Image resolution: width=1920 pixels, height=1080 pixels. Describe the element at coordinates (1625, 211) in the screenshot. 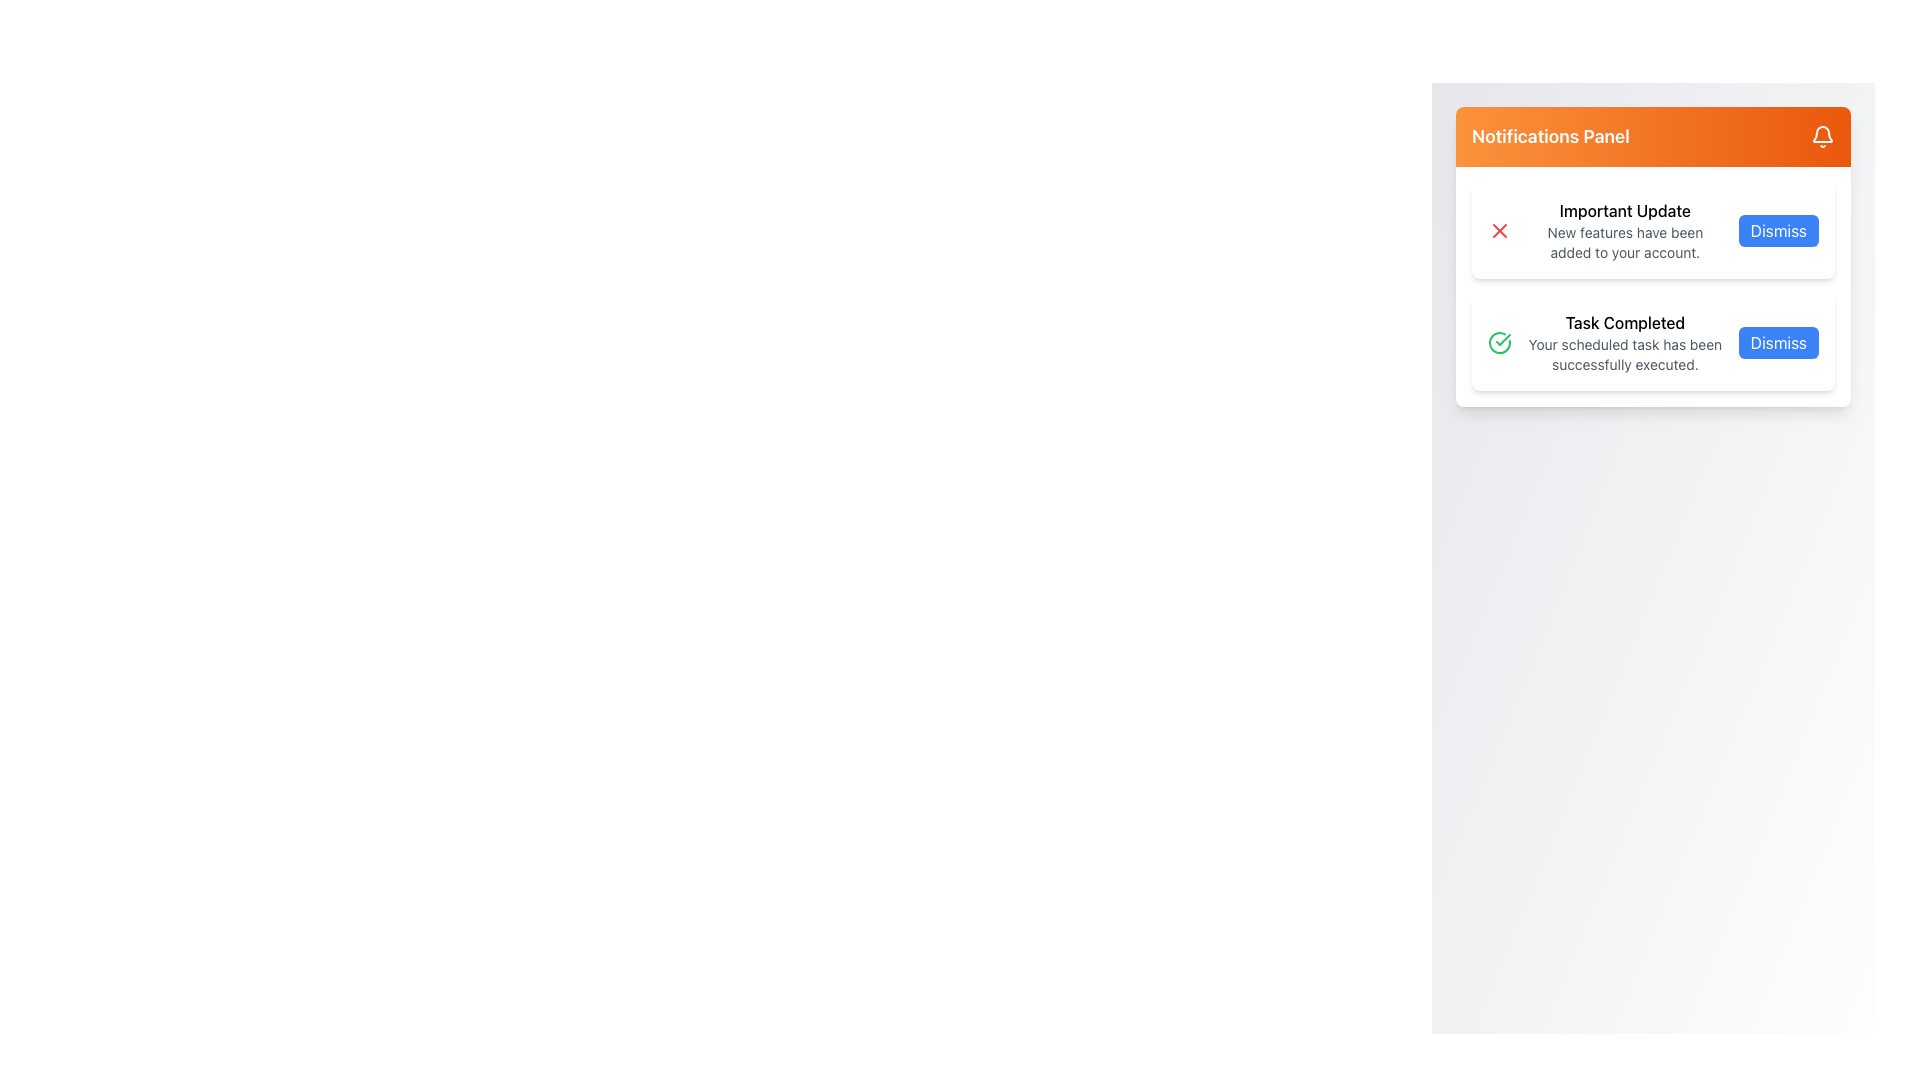

I see `text label displaying 'Important Update' which is bold and larger than standard text, located in the notifications panel at the top of the first notification group` at that location.